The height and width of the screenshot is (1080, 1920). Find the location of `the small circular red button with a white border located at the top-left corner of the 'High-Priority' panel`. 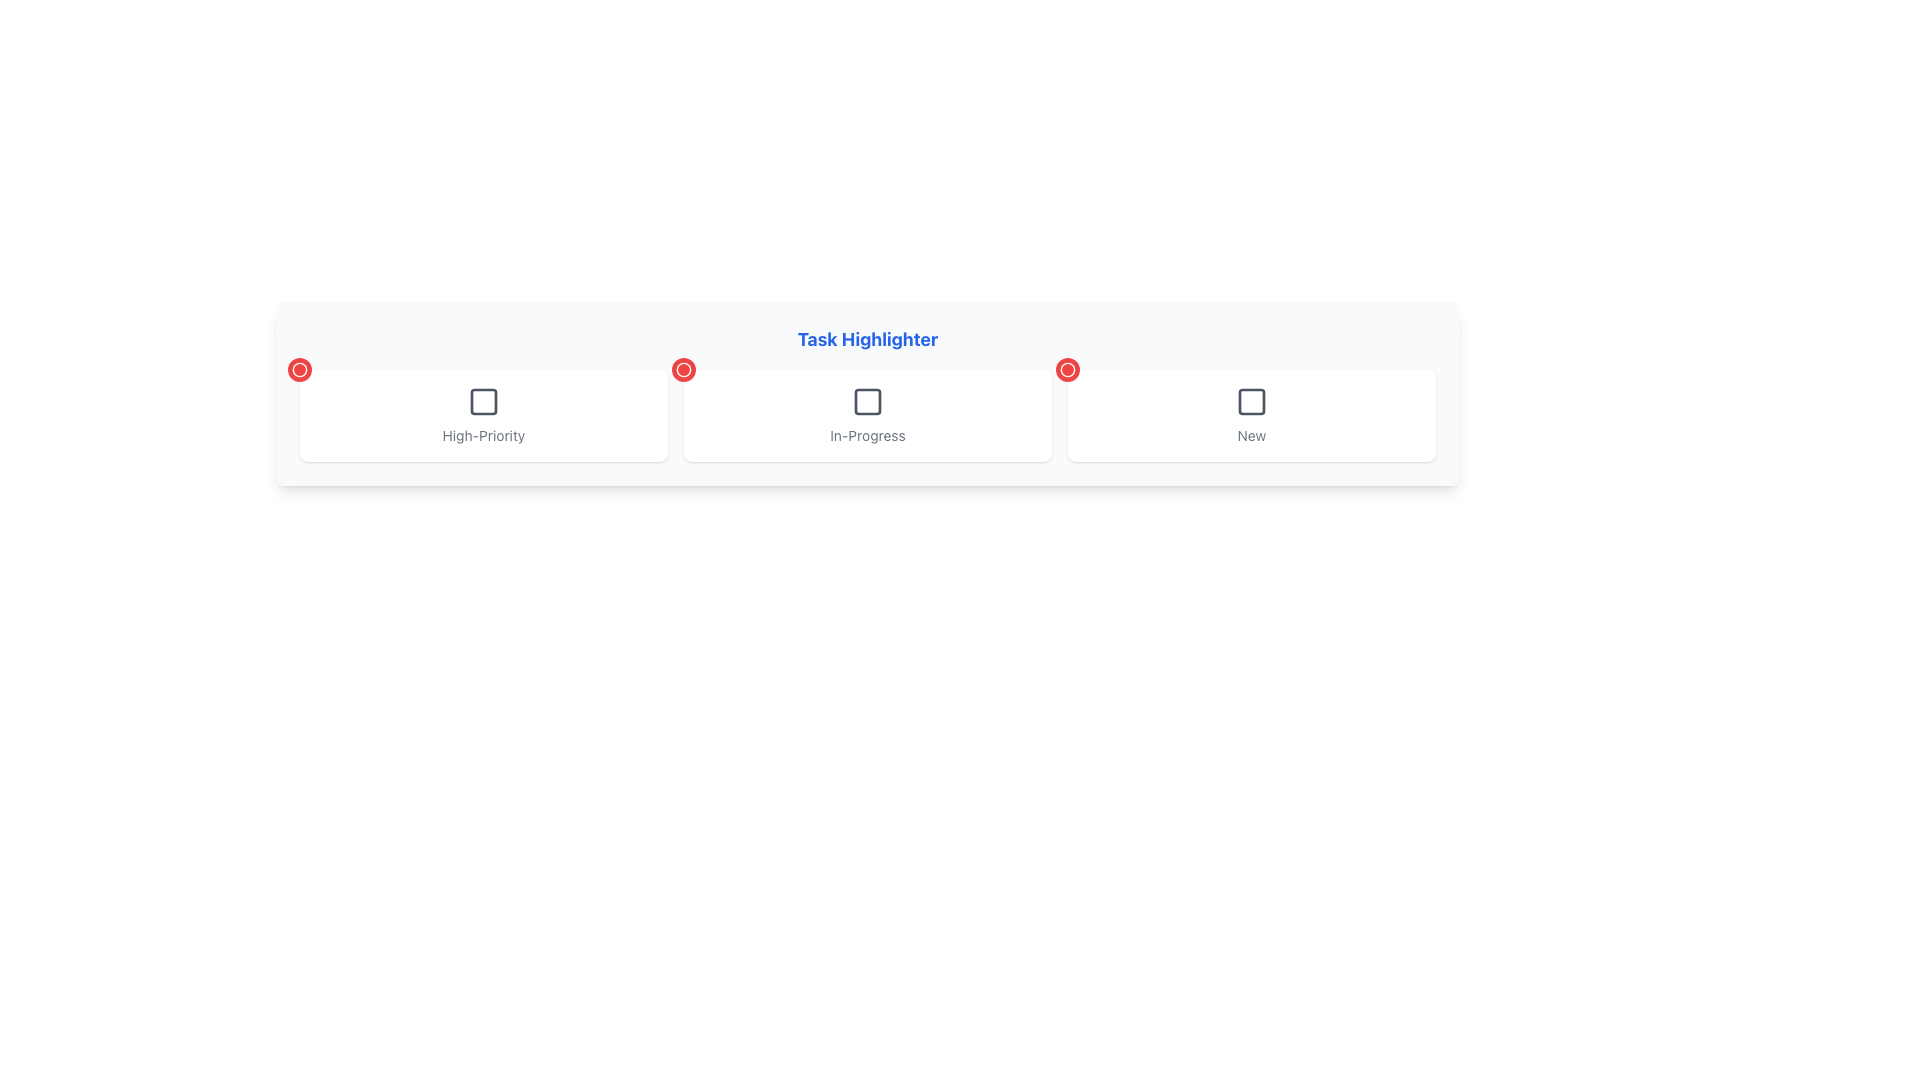

the small circular red button with a white border located at the top-left corner of the 'High-Priority' panel is located at coordinates (298, 370).